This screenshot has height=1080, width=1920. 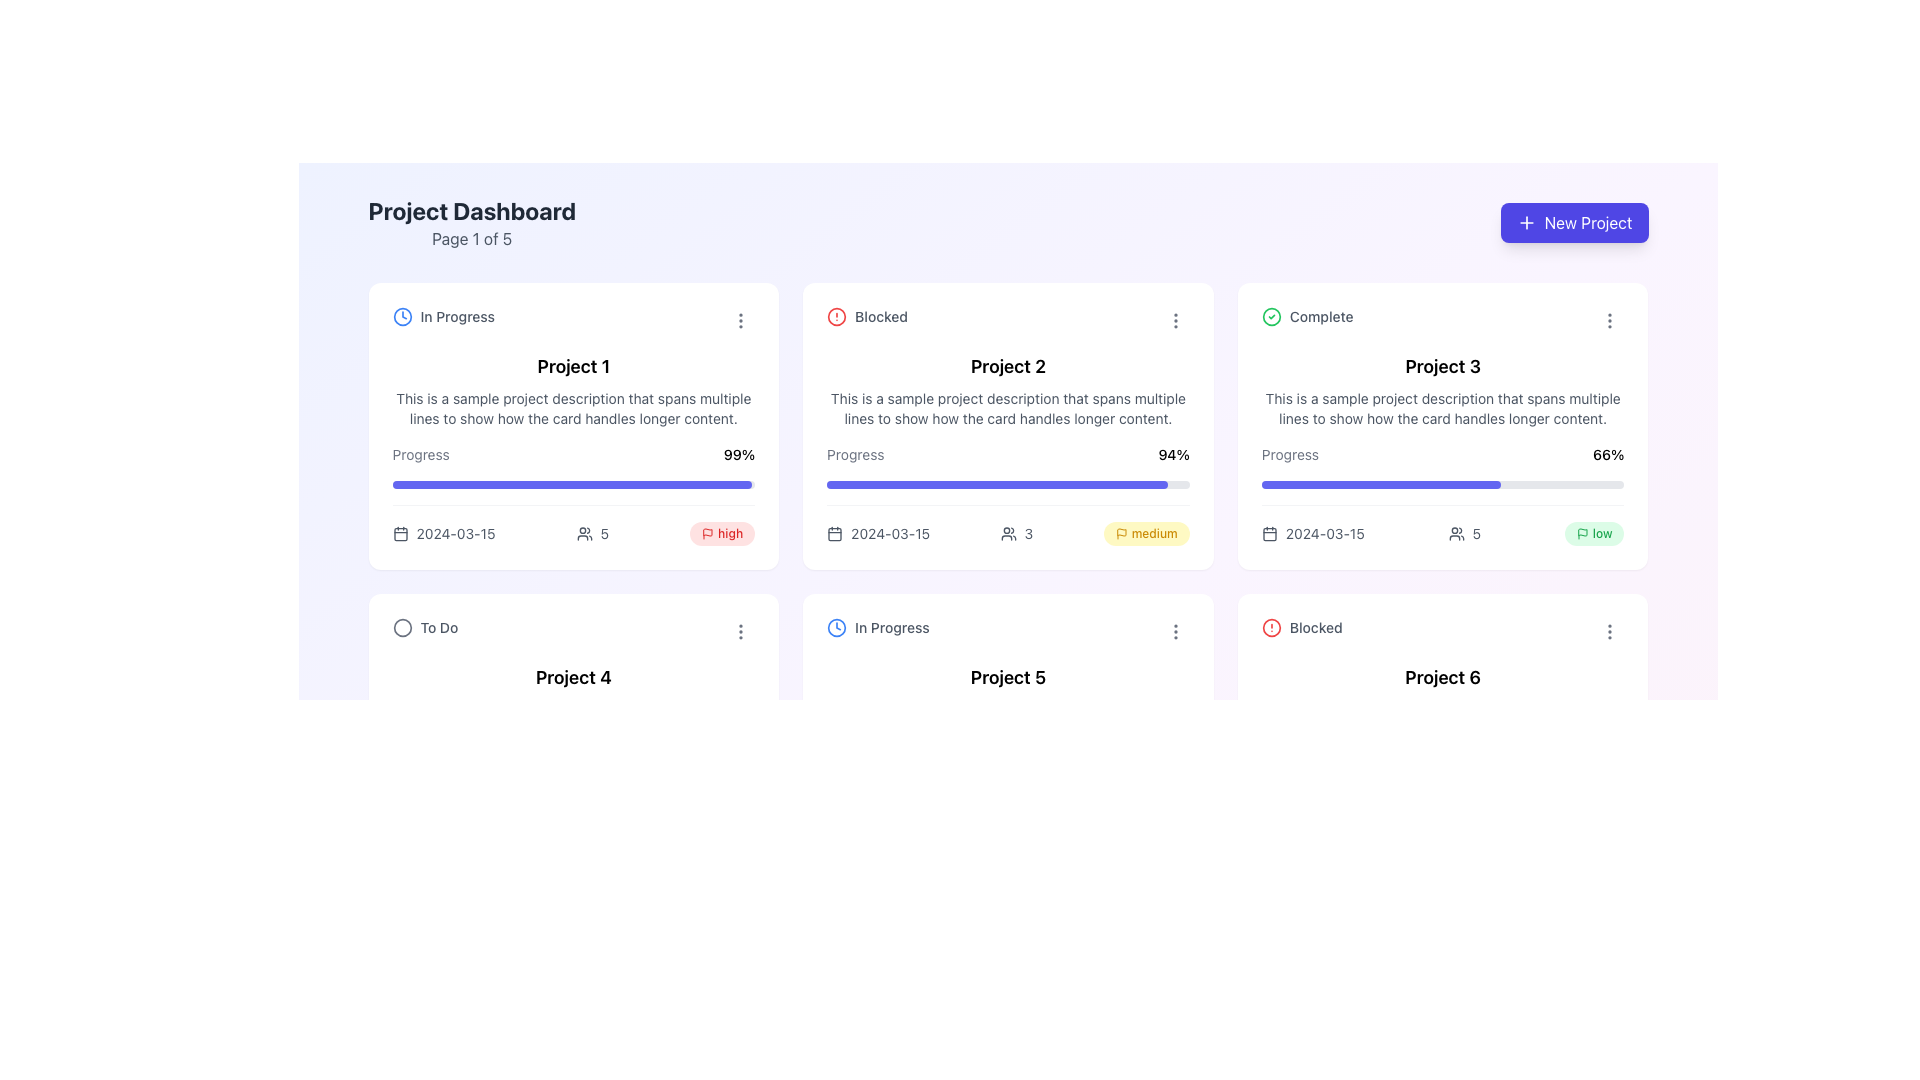 I want to click on the options menu trigger button located at the top-right corner of the 'Project 6' card, so click(x=1610, y=632).